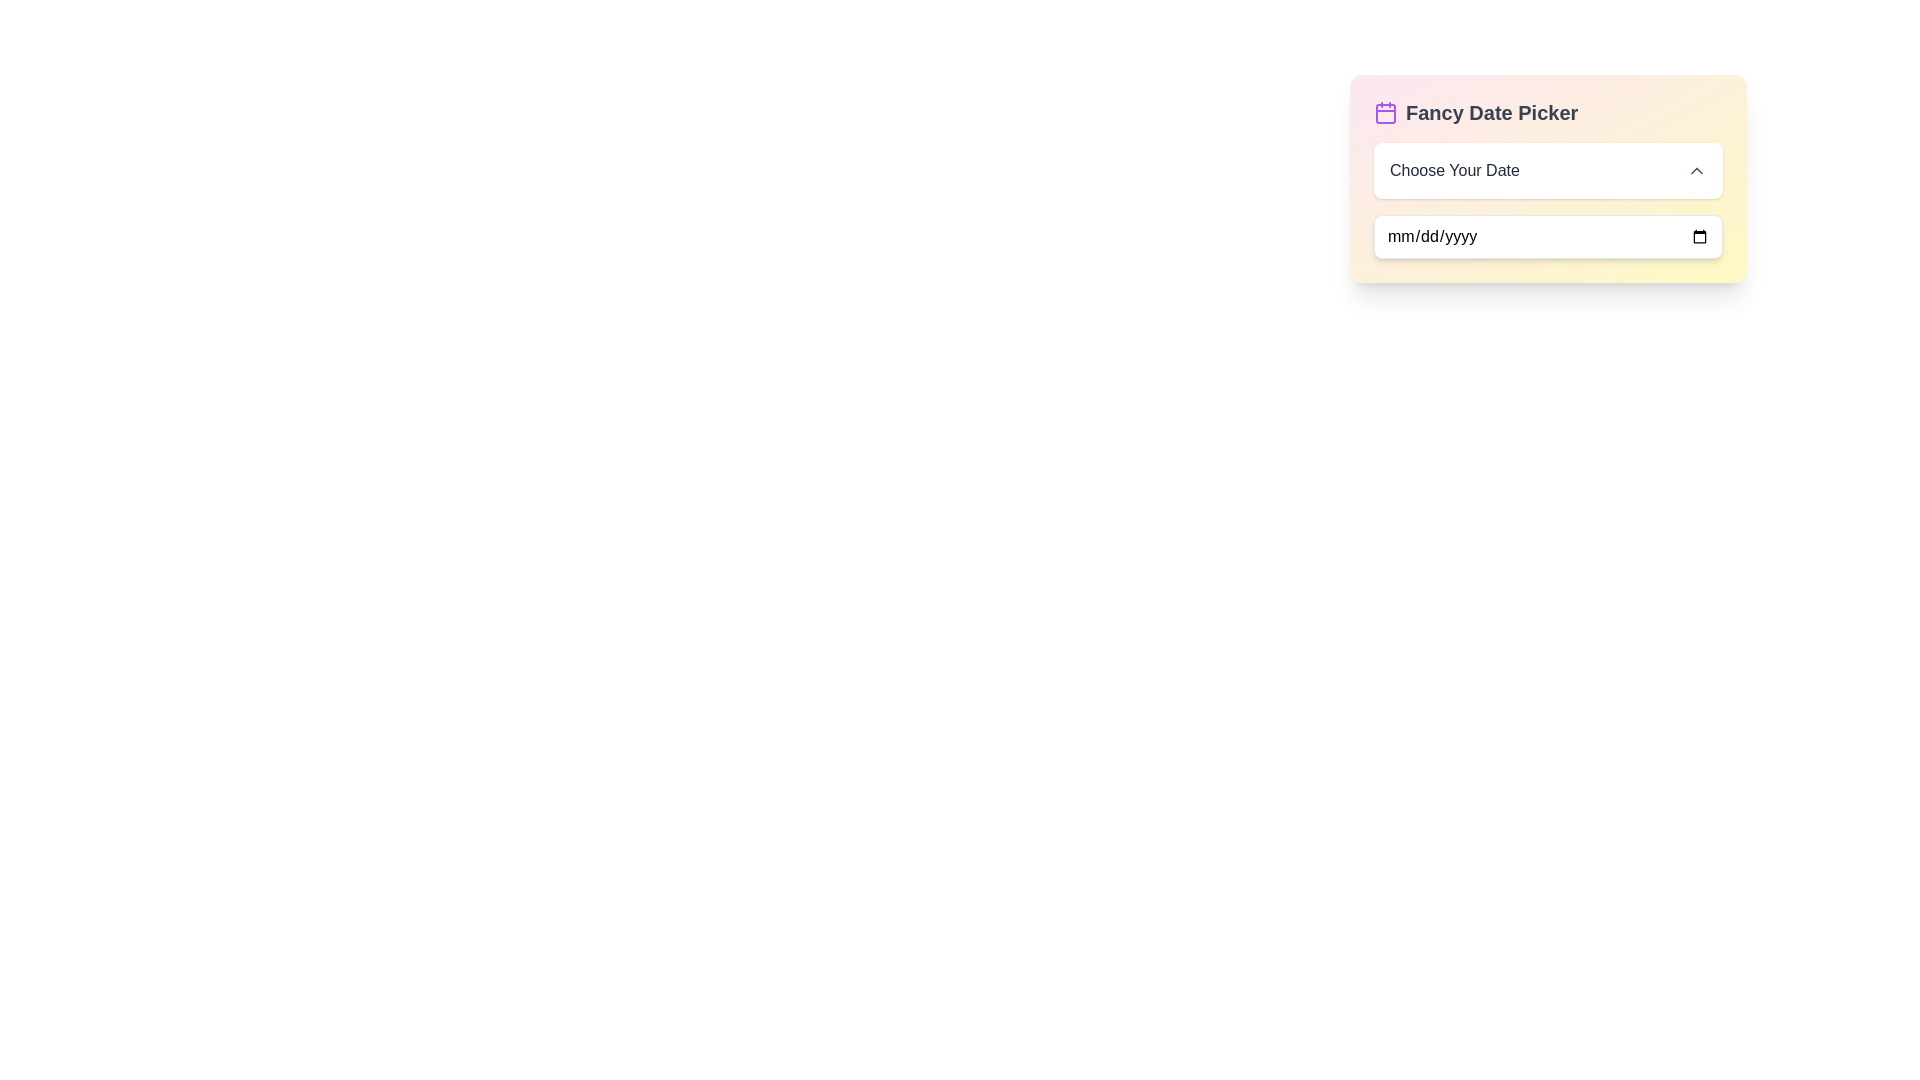  What do you see at coordinates (1385, 114) in the screenshot?
I see `the SVG graphical element that visually represents the calendar icon grid in the Fancy Date Picker interface` at bounding box center [1385, 114].